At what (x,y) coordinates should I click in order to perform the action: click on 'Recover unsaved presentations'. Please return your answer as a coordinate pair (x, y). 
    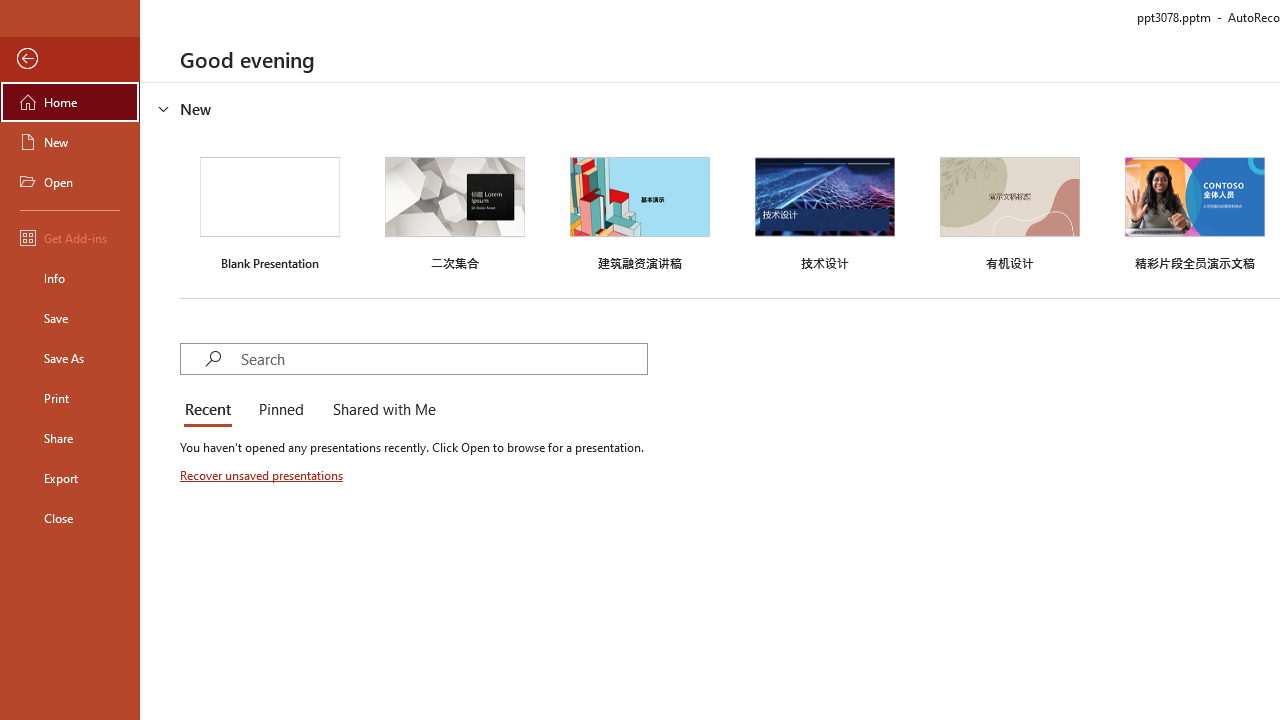
    Looking at the image, I should click on (262, 475).